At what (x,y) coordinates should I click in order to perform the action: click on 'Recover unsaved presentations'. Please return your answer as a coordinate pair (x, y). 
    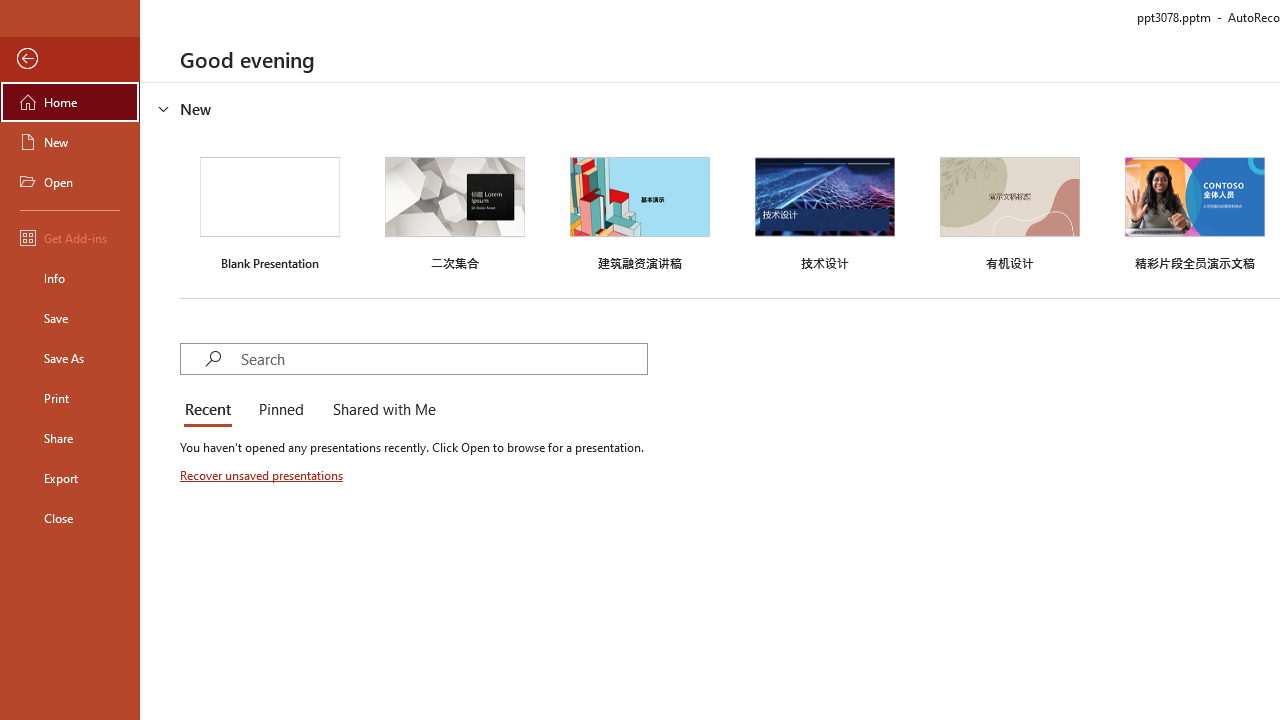
    Looking at the image, I should click on (262, 475).